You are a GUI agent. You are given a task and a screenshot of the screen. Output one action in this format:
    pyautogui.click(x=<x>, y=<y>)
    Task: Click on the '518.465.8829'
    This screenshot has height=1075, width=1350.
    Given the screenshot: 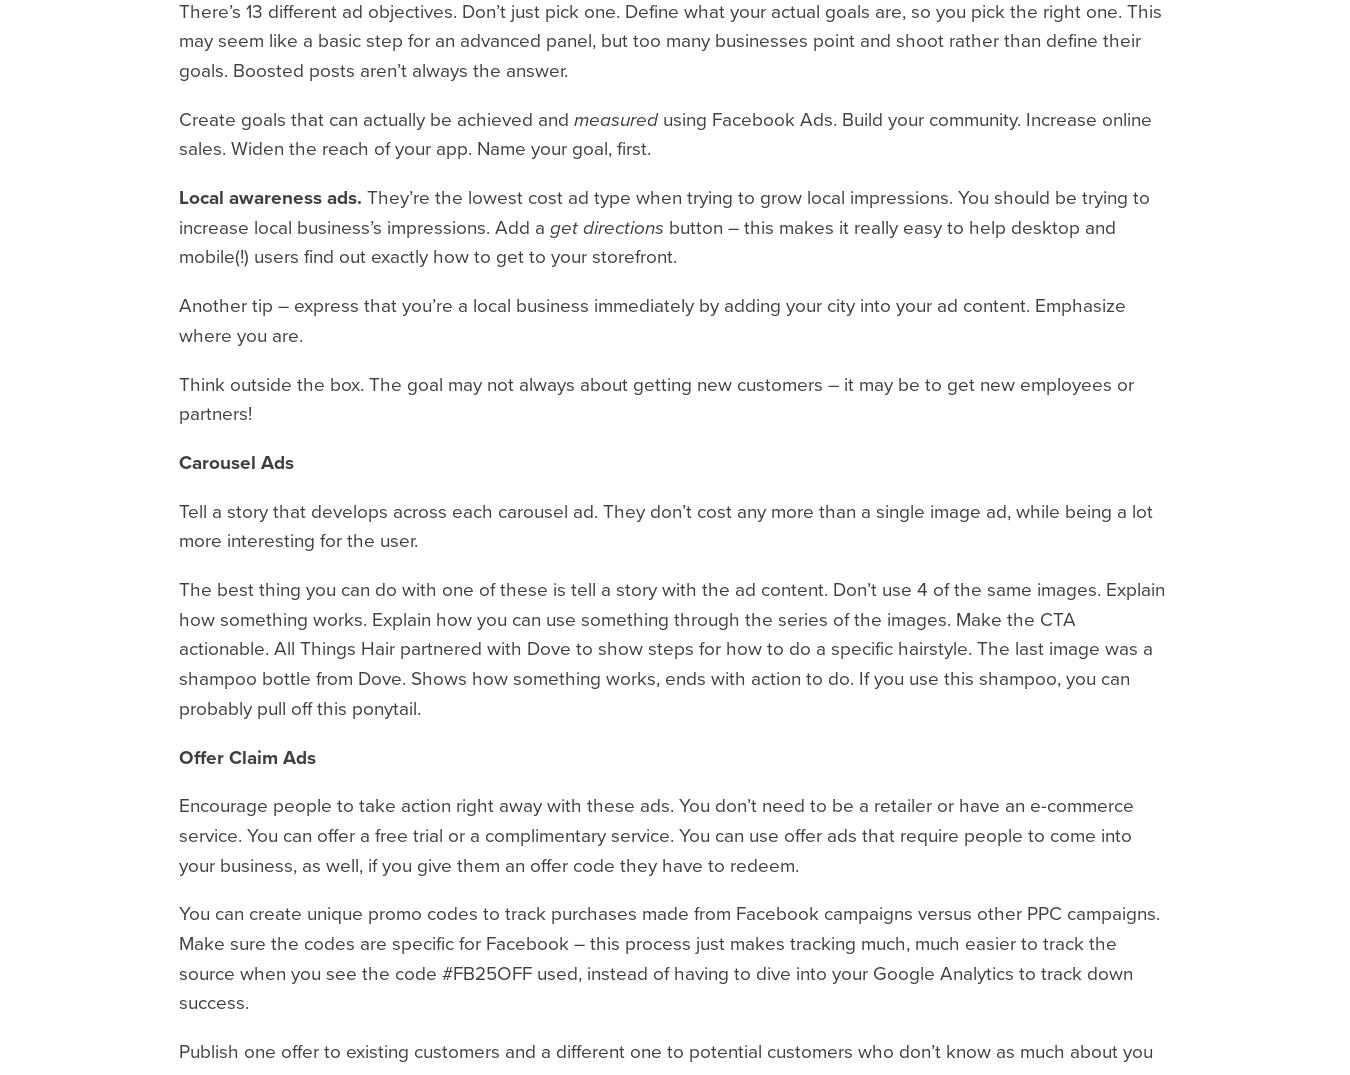 What is the action you would take?
    pyautogui.click(x=415, y=925)
    